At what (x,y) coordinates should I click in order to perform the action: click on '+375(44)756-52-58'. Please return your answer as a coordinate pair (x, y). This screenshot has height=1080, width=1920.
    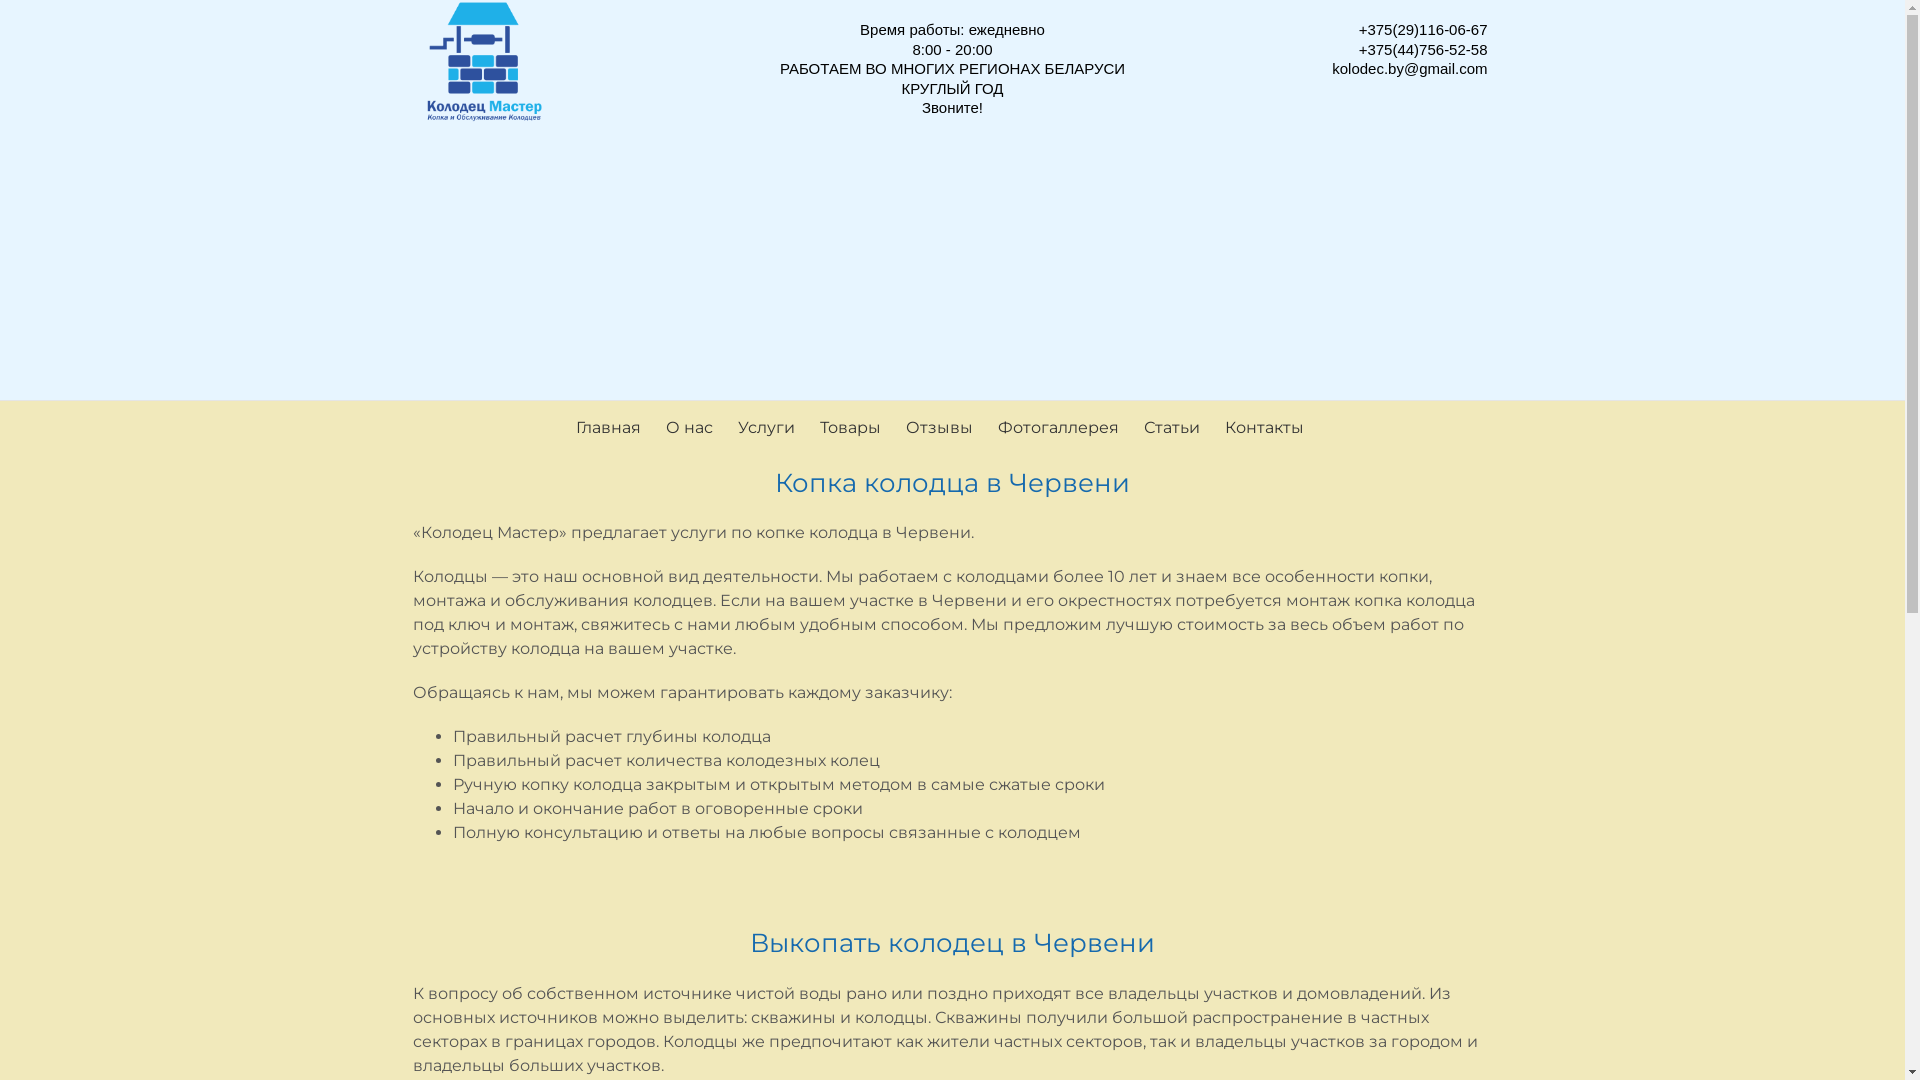
    Looking at the image, I should click on (1422, 47).